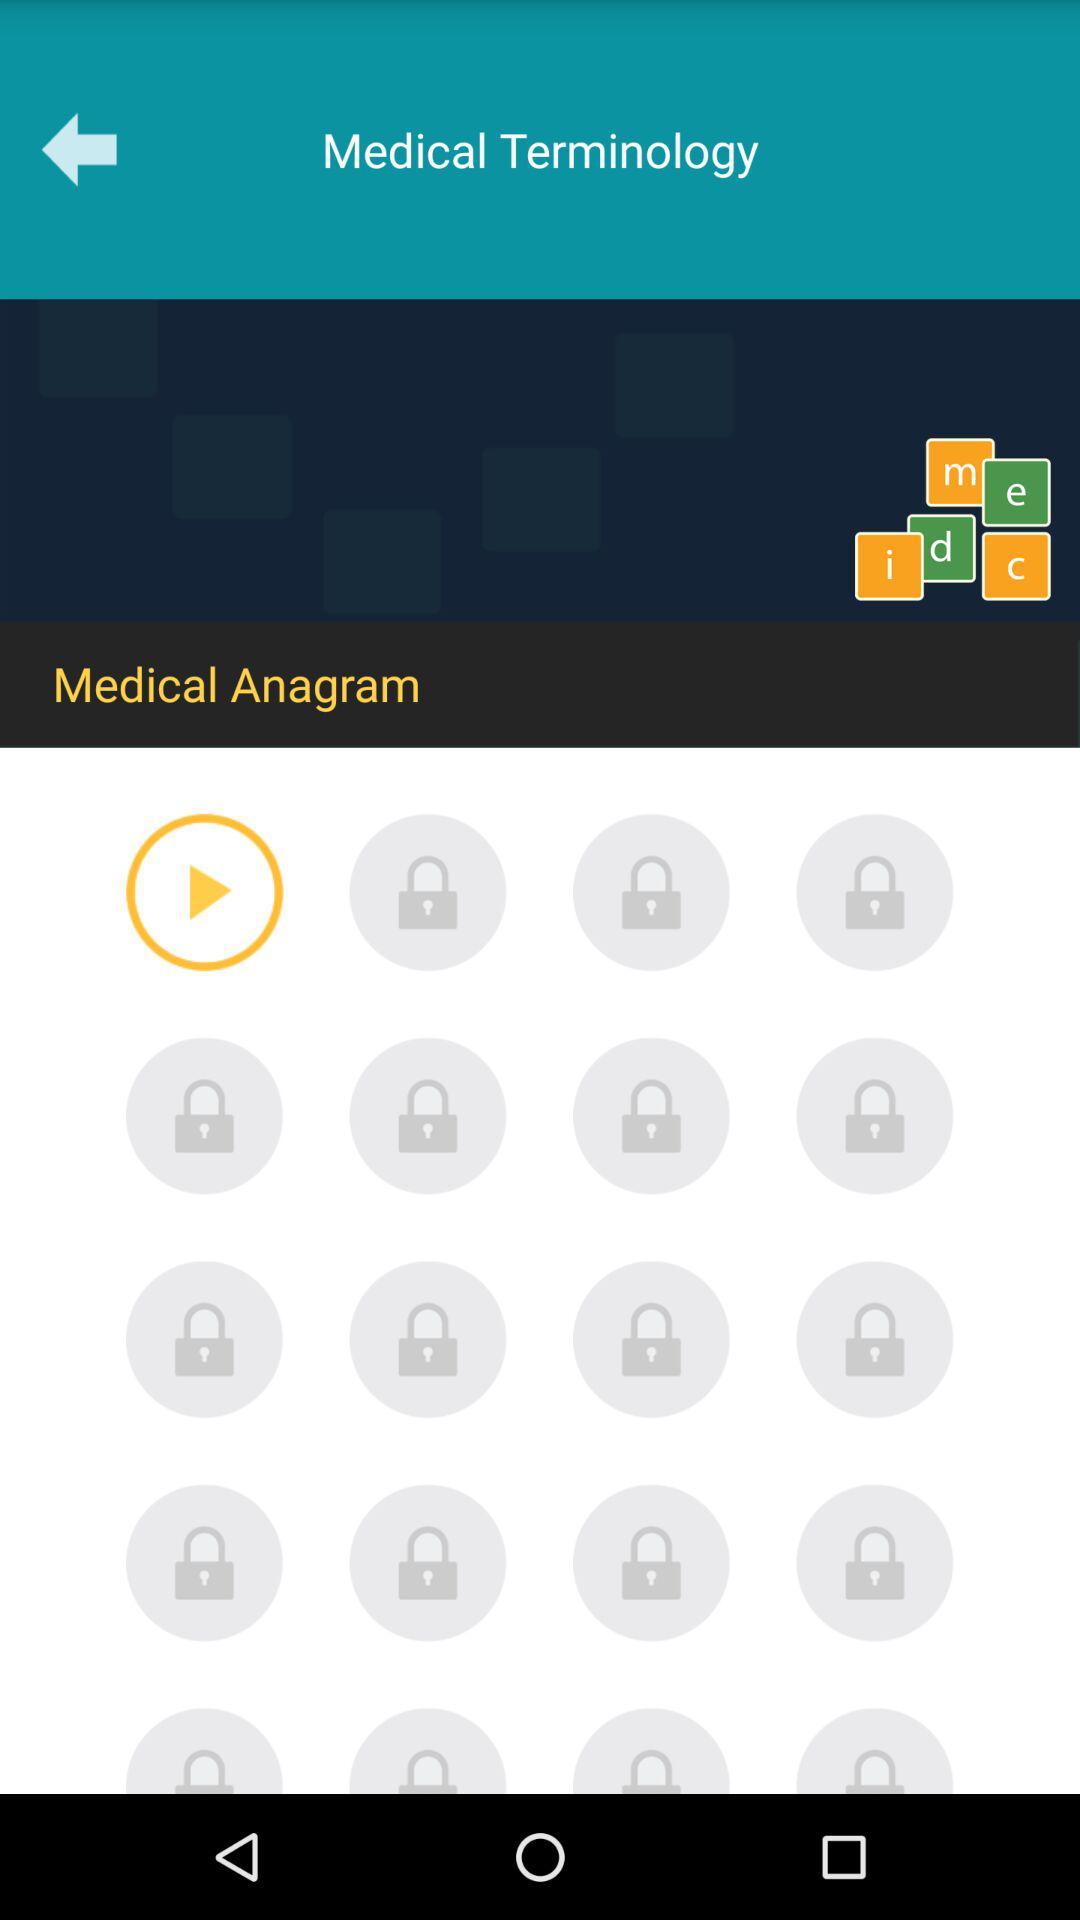  Describe the element at coordinates (651, 1749) in the screenshot. I see `lock option` at that location.